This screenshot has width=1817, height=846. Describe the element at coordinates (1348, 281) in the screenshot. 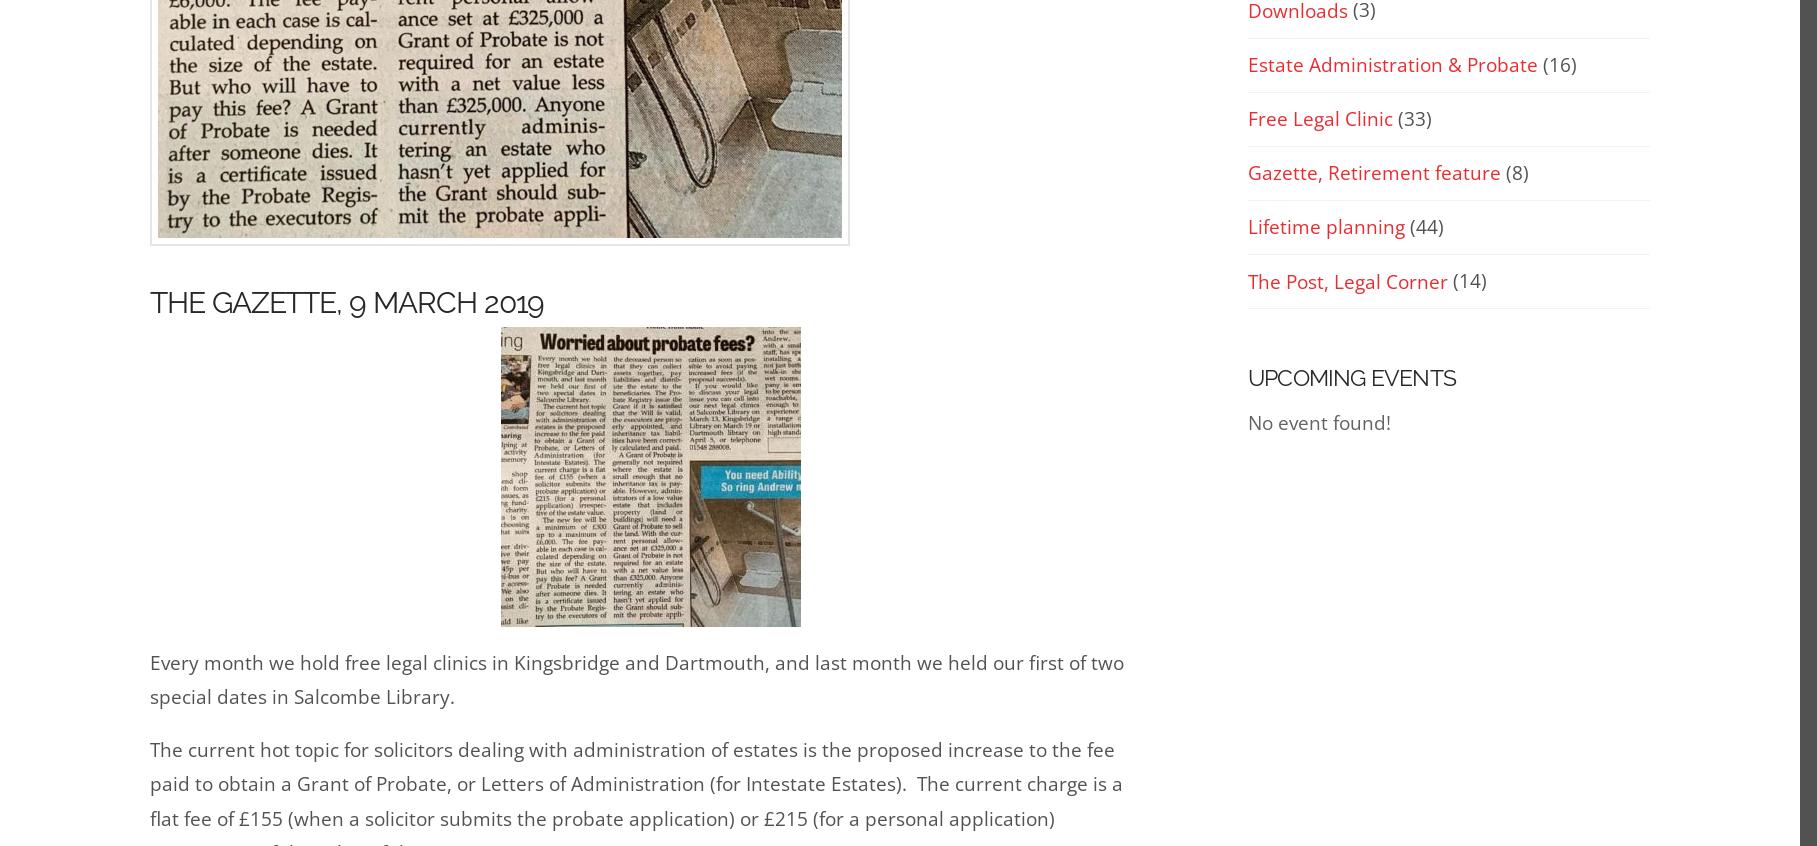

I see `'The Post, Legal Corner'` at that location.